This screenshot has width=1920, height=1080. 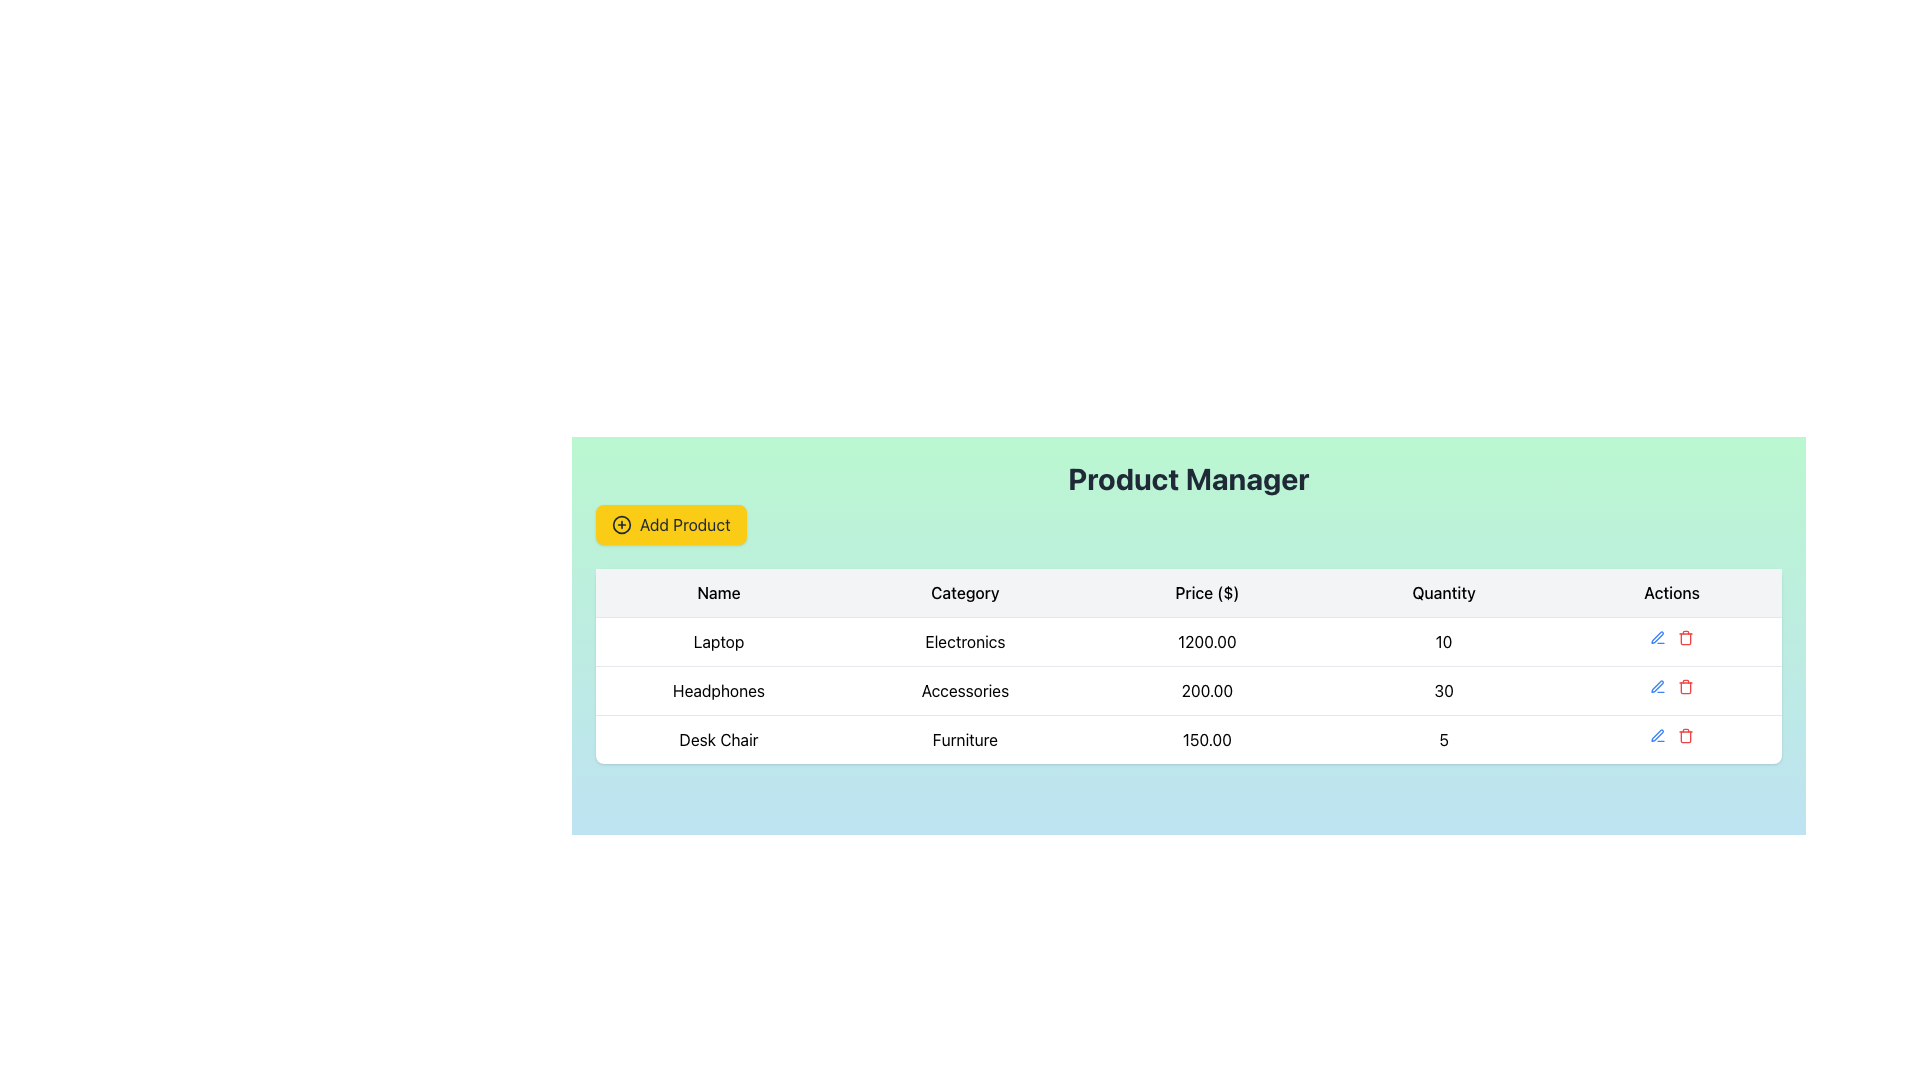 What do you see at coordinates (965, 739) in the screenshot?
I see `the informational Text Label displaying the category 'Desk Chair' in the last row of the table` at bounding box center [965, 739].